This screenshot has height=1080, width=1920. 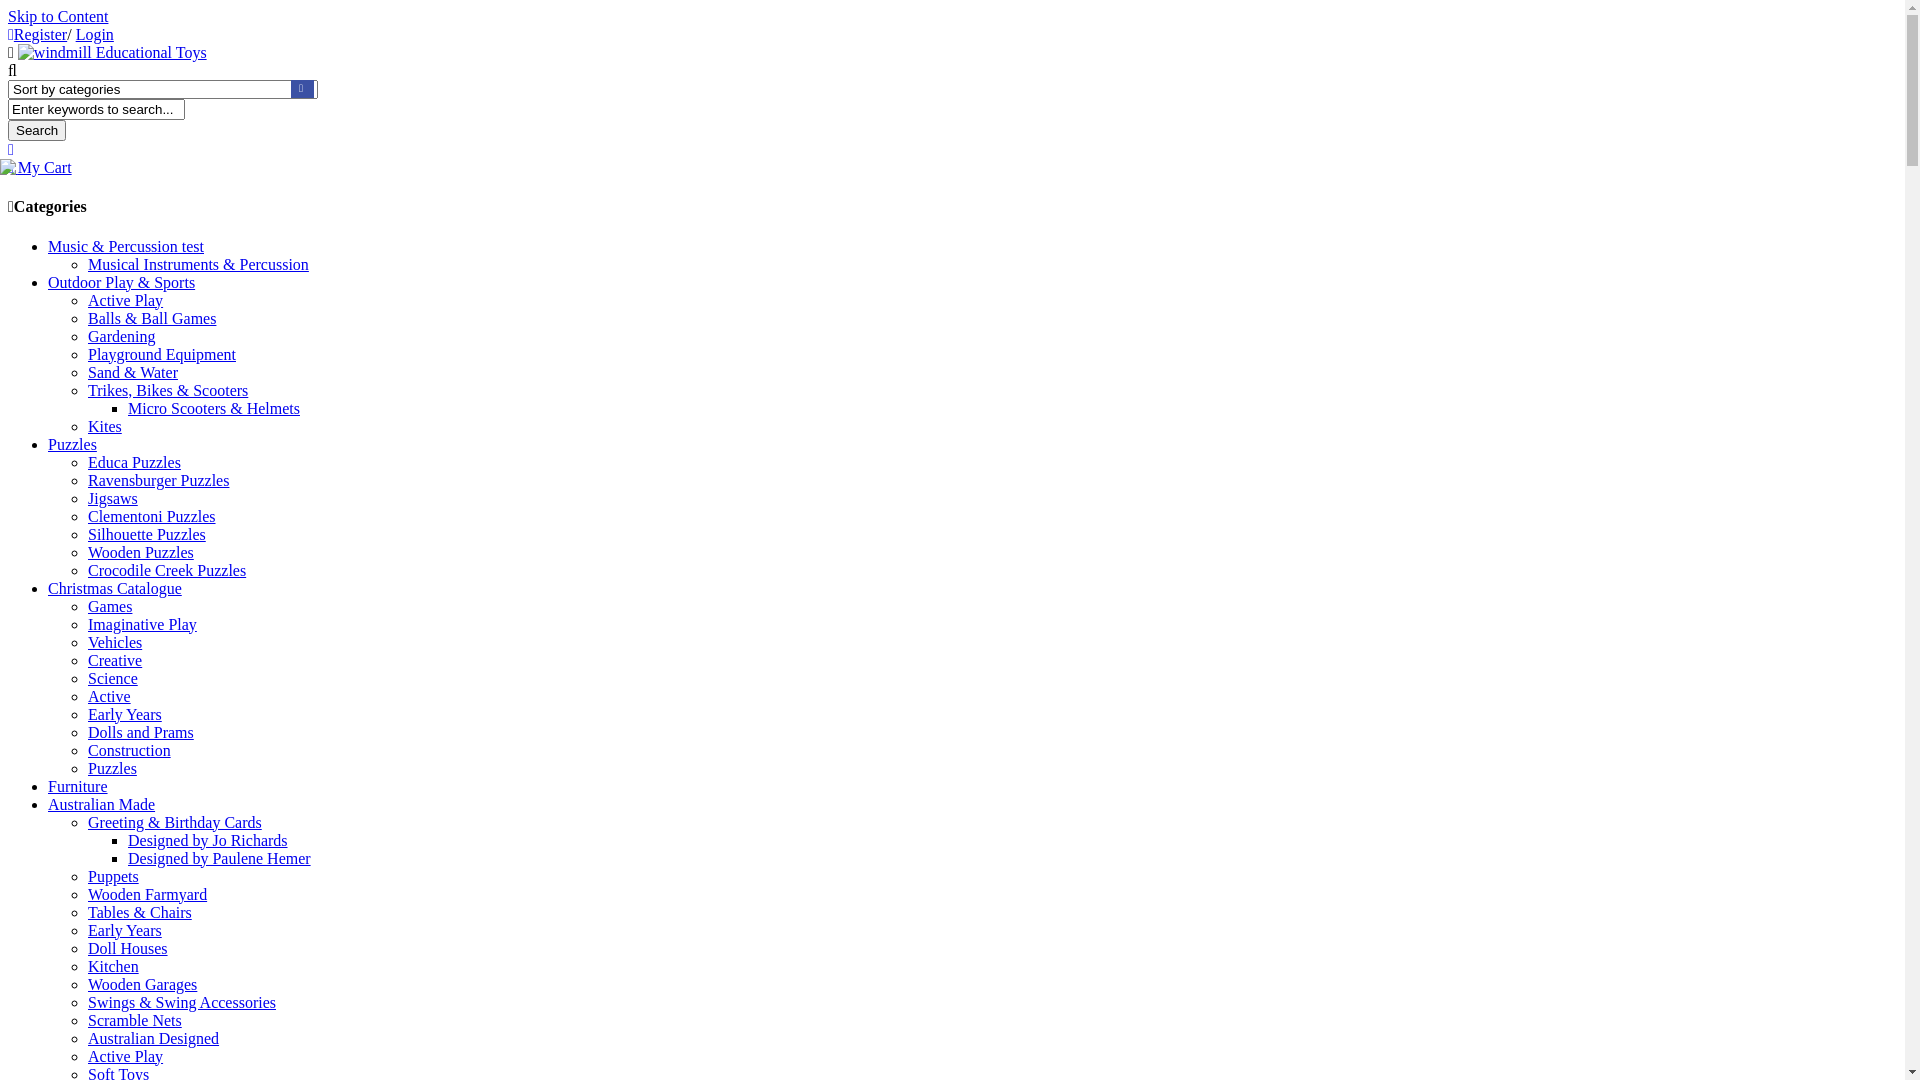 What do you see at coordinates (112, 875) in the screenshot?
I see `'Puppets'` at bounding box center [112, 875].